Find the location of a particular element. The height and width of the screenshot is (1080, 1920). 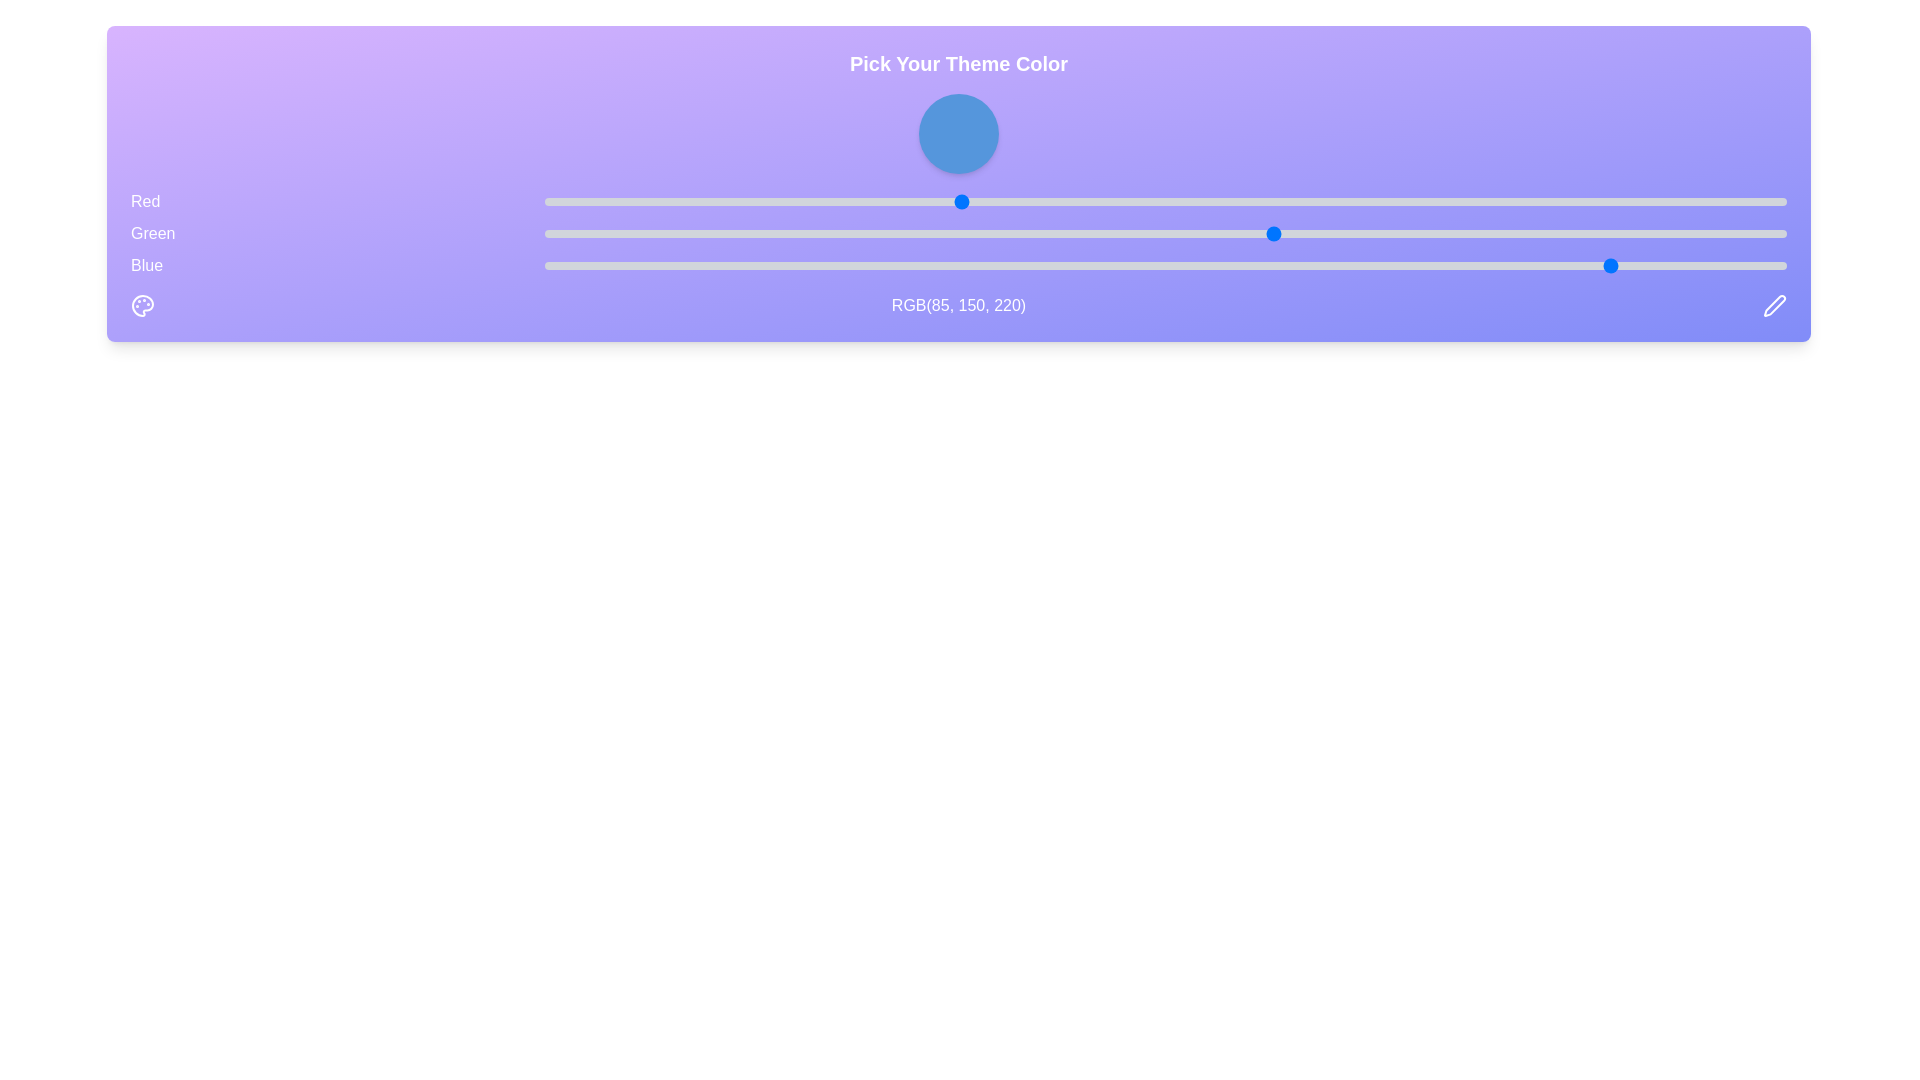

the slider's value is located at coordinates (1324, 201).